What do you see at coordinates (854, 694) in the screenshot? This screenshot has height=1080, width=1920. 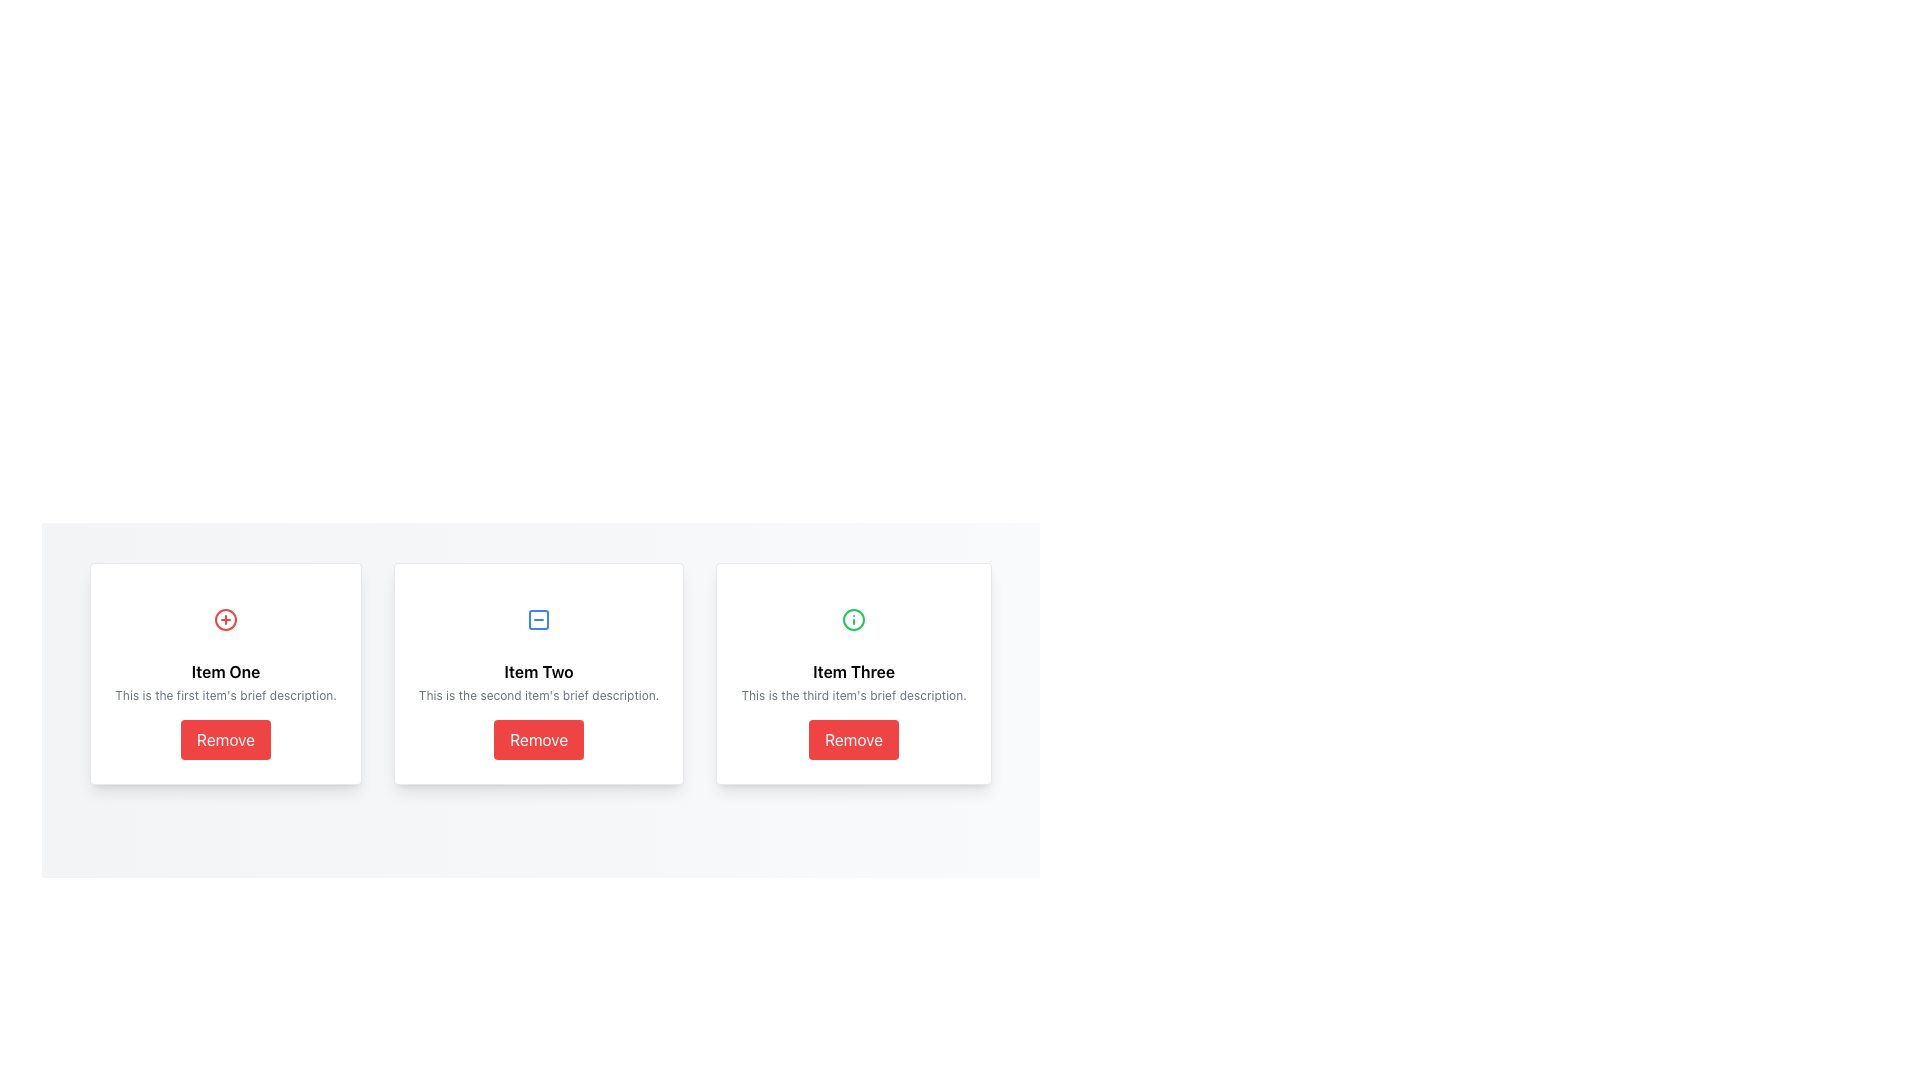 I see `descriptive text located in the third card, positioned below 'Item Three' and above the red 'Remove' button` at bounding box center [854, 694].